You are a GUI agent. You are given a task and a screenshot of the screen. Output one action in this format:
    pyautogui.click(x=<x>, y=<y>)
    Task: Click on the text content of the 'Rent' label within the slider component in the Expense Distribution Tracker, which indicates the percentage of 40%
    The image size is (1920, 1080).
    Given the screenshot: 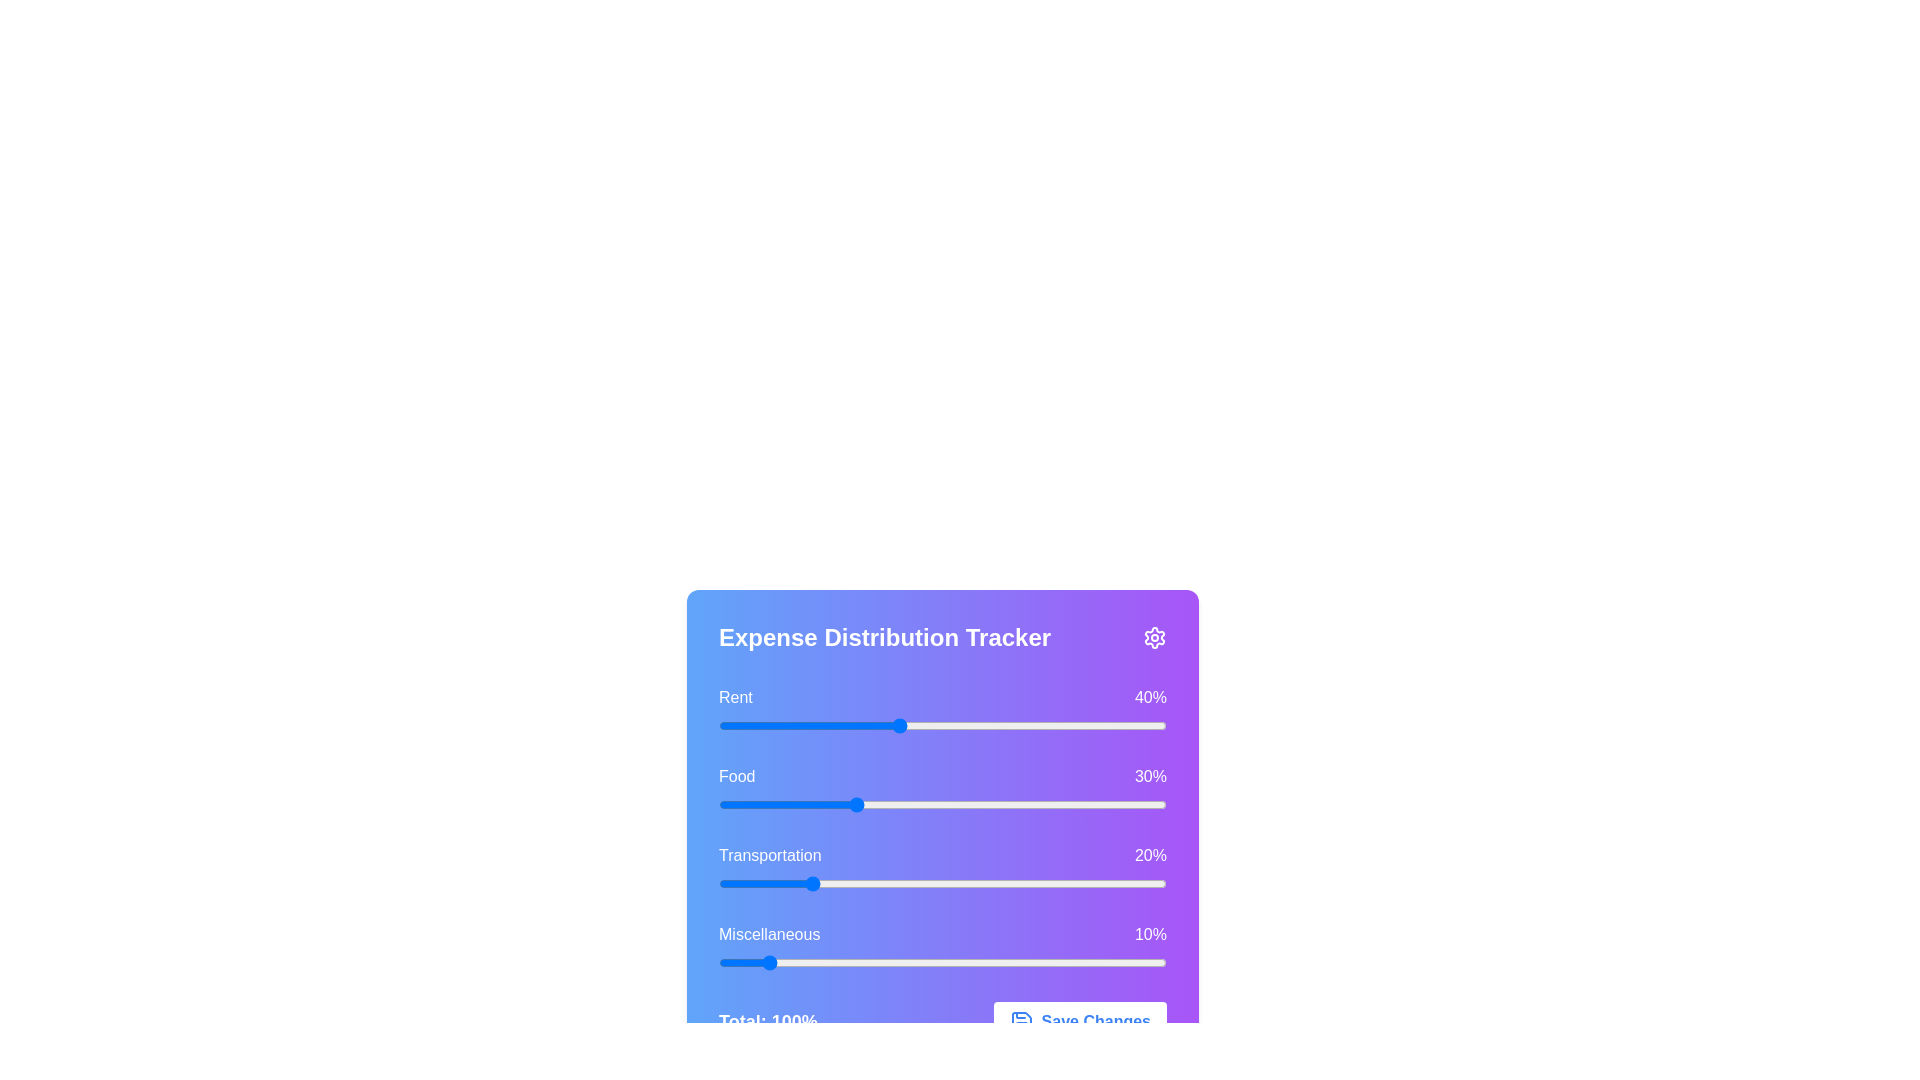 What is the action you would take?
    pyautogui.click(x=941, y=697)
    